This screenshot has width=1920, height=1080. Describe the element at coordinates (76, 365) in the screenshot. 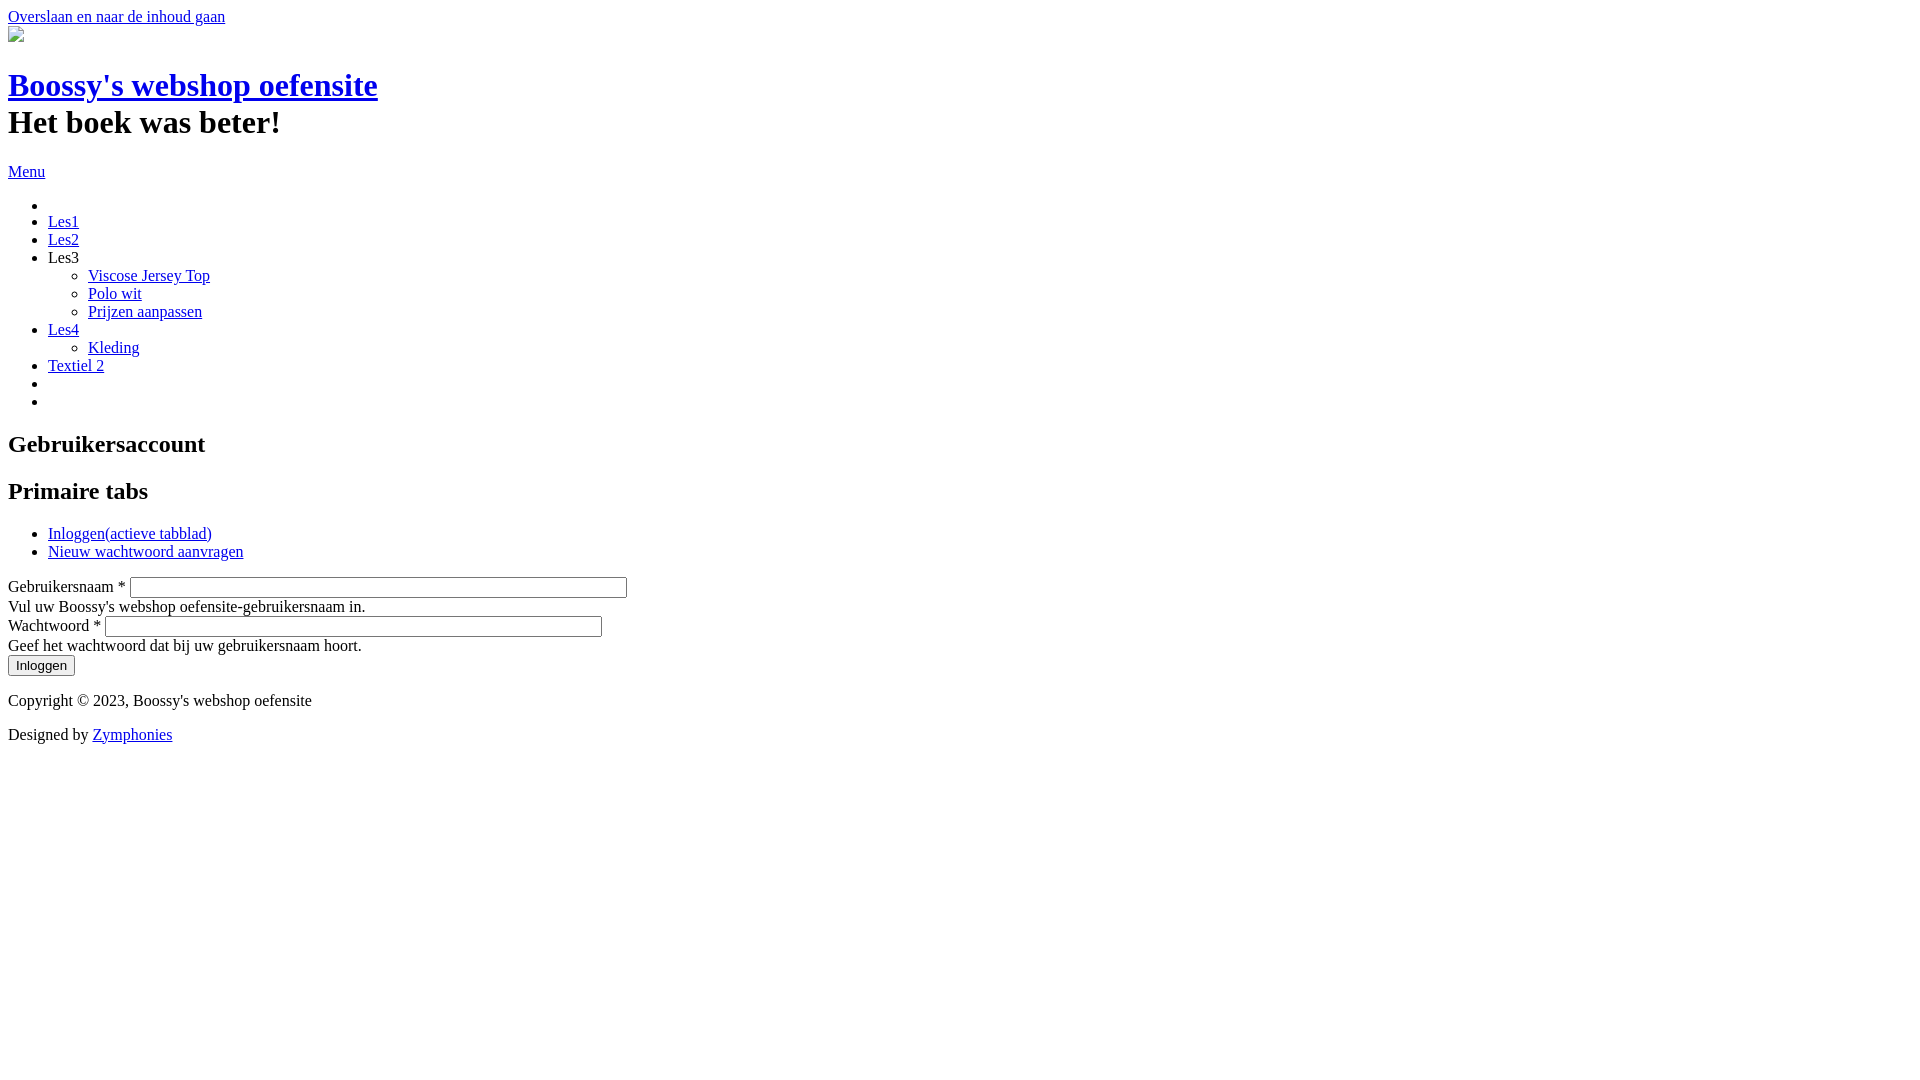

I see `'Textiel 2'` at that location.